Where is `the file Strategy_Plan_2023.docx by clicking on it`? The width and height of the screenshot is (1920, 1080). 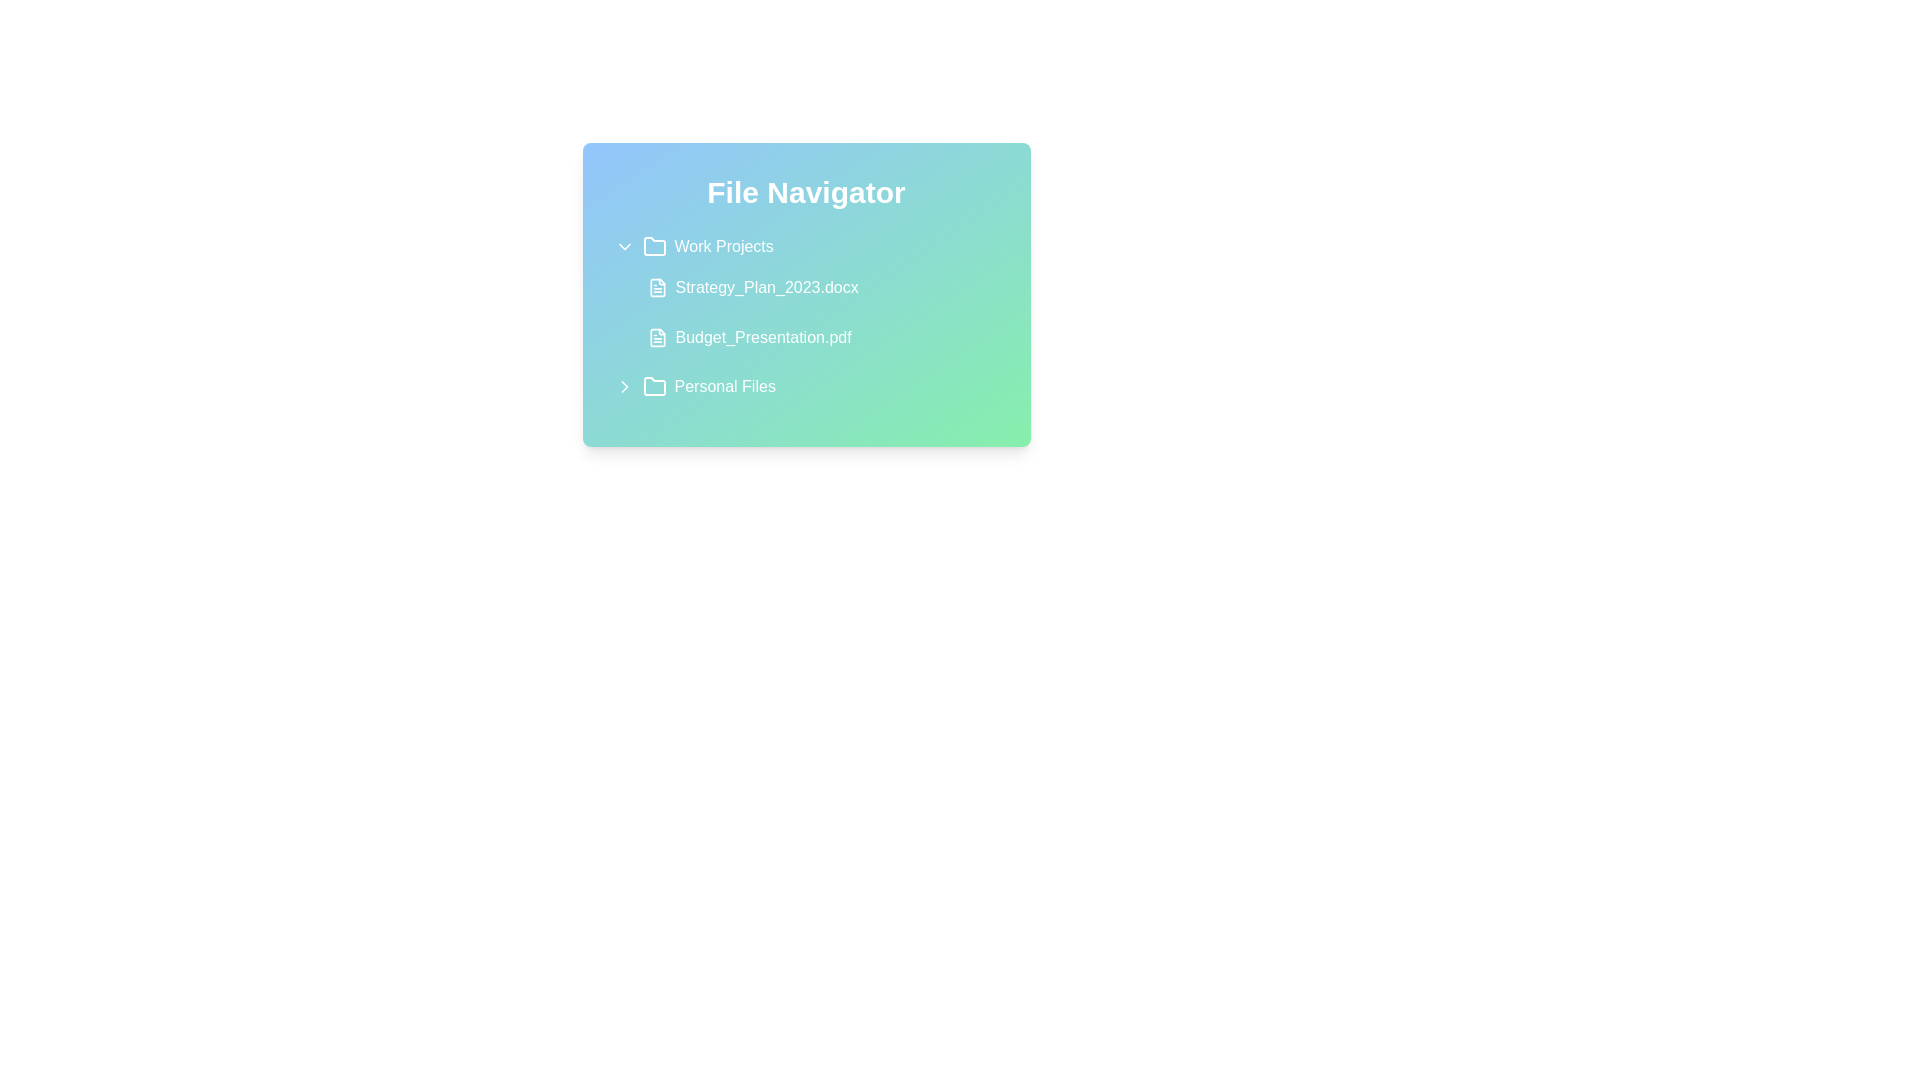
the file Strategy_Plan_2023.docx by clicking on it is located at coordinates (818, 288).